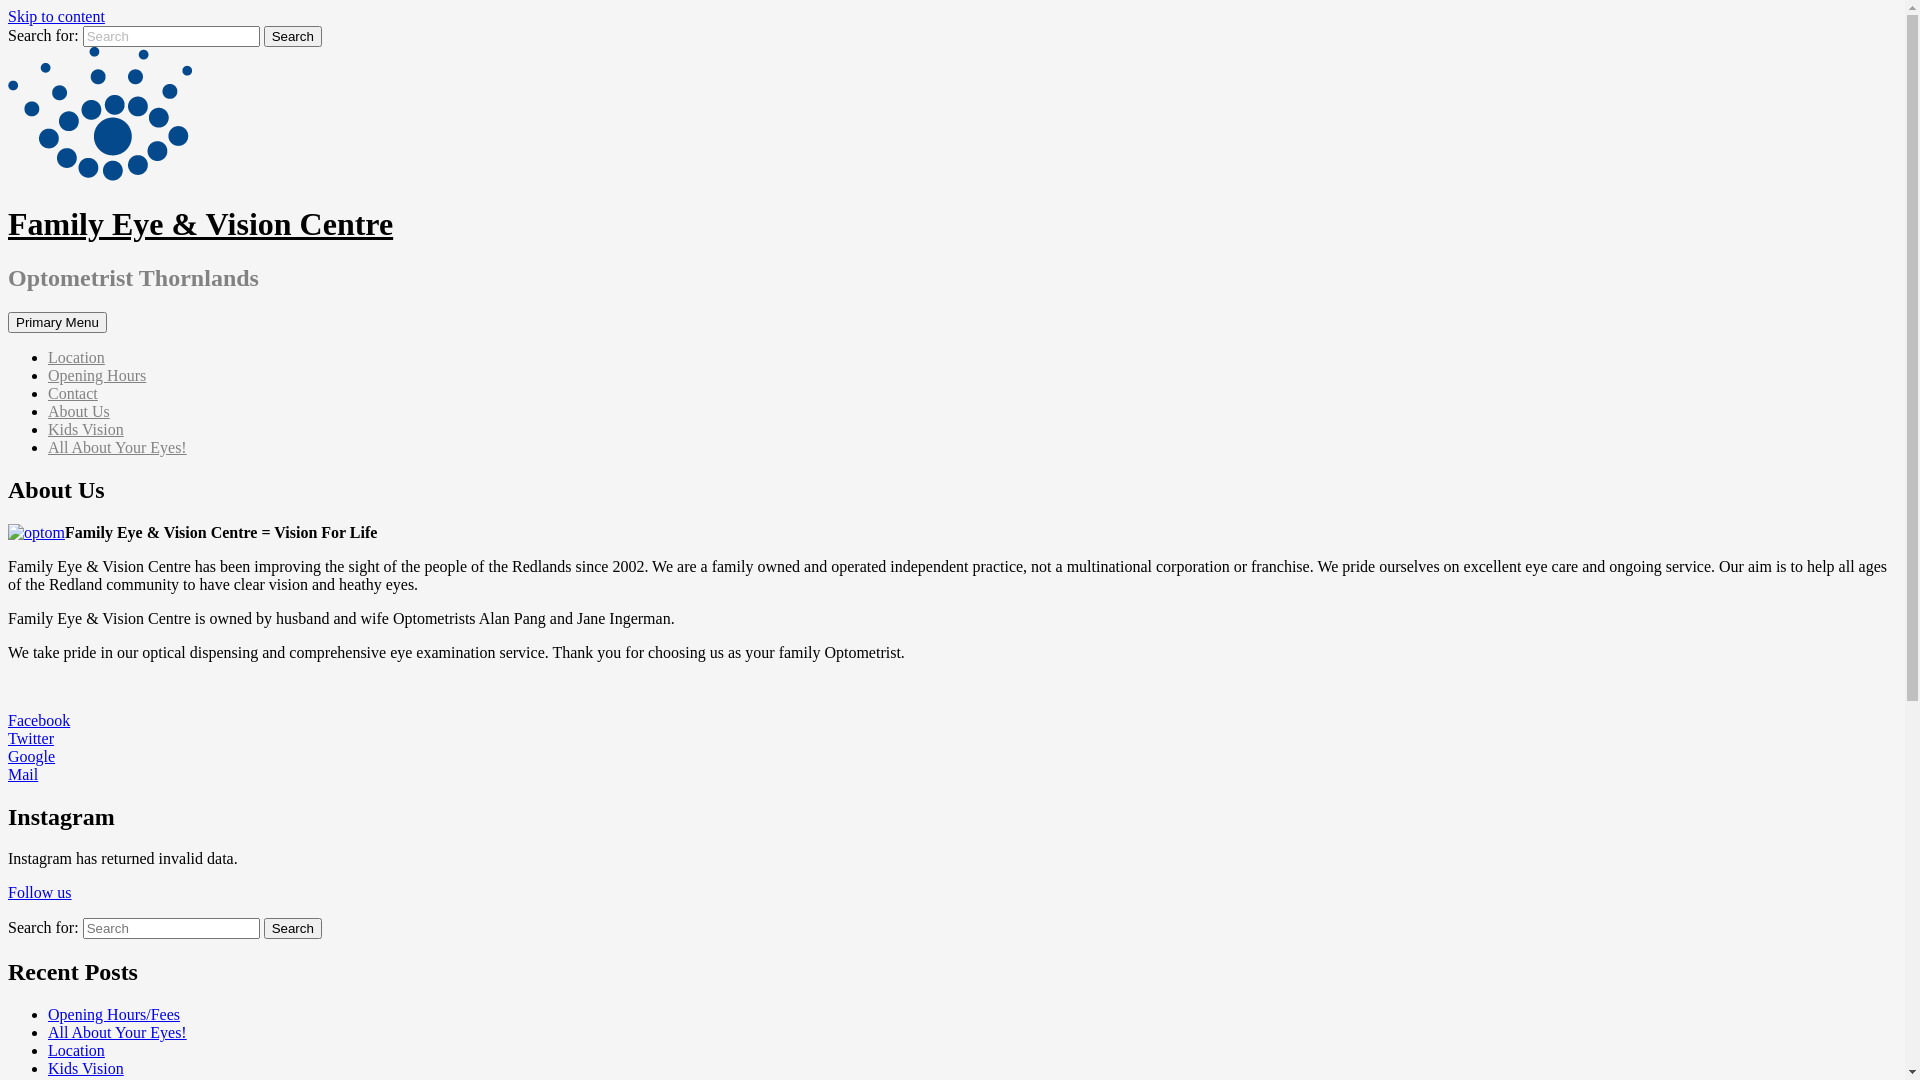 The image size is (1920, 1080). Describe the element at coordinates (56, 16) in the screenshot. I see `'Skip to content'` at that location.